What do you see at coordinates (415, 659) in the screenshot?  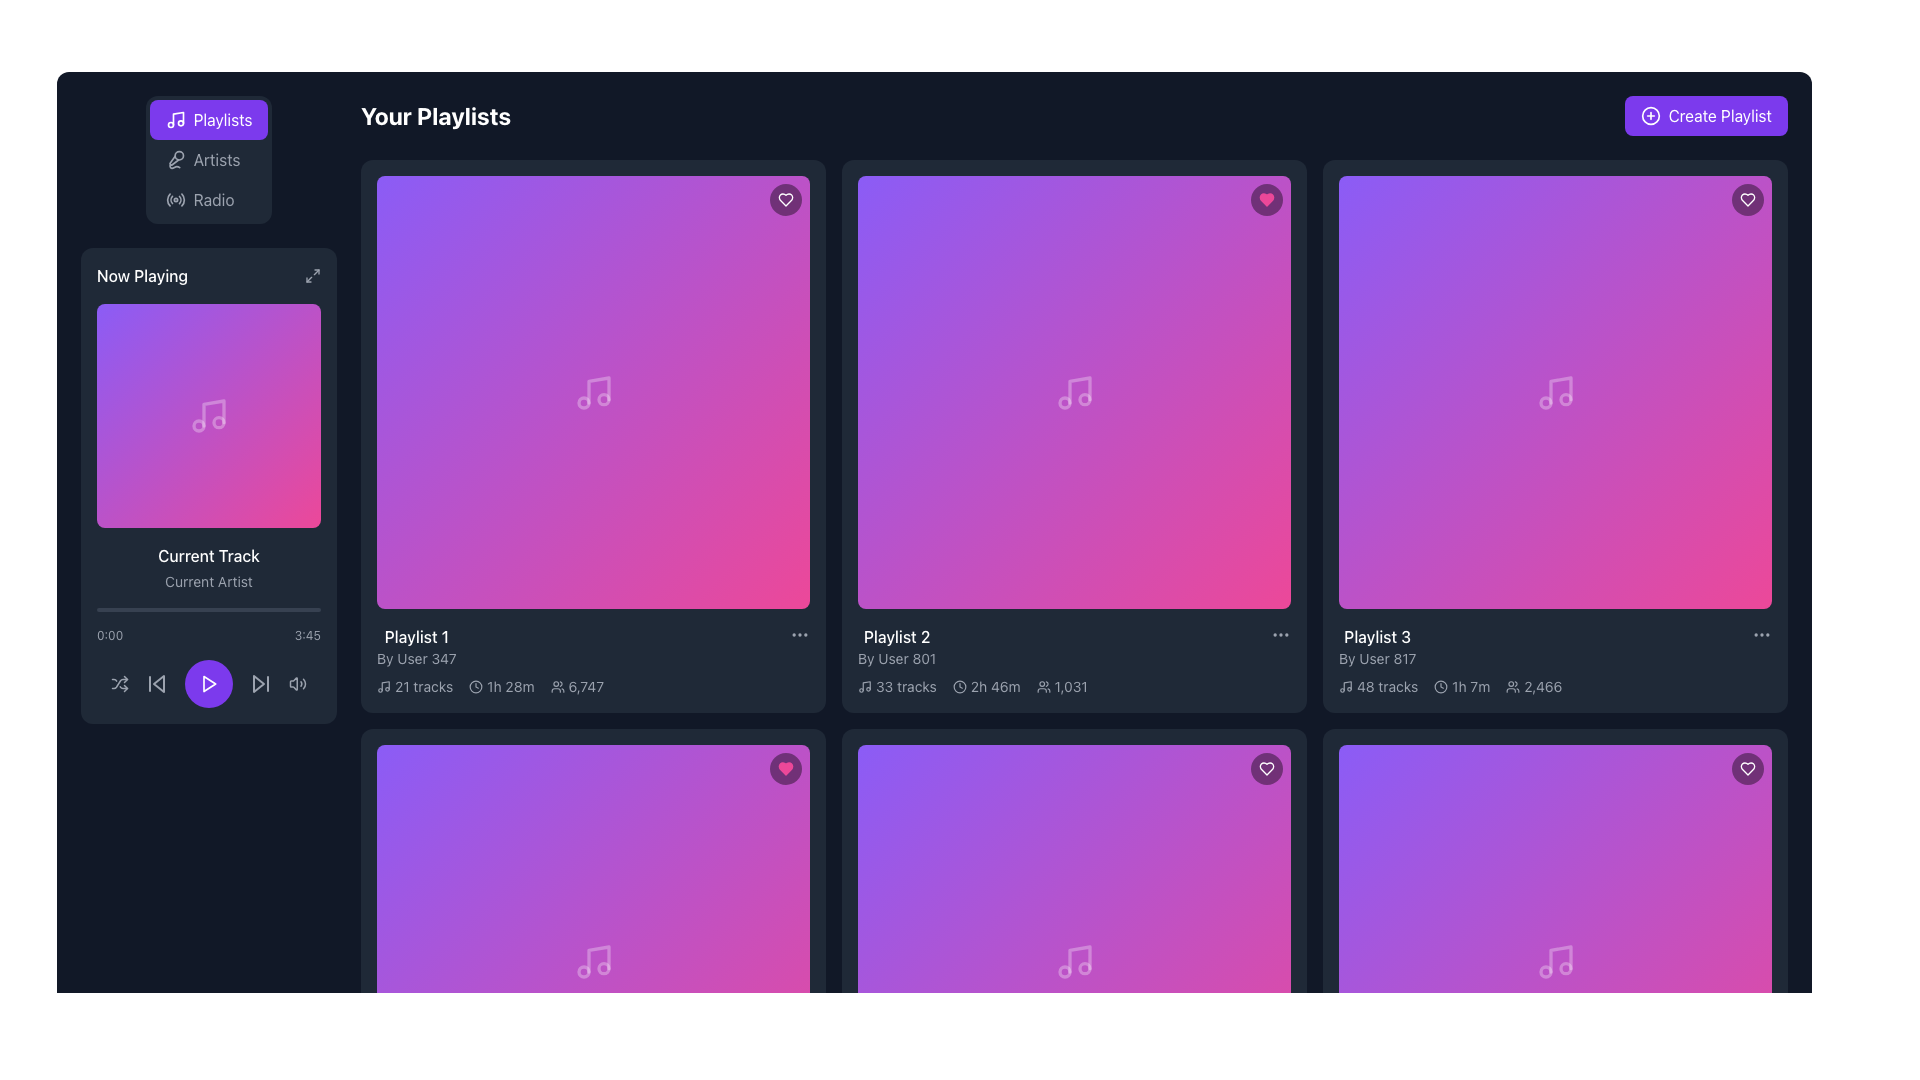 I see `the text label displaying the contributor or creator's name for the playlist, which is positioned below 'Playlist 1' in the left-top grid cell of the playlist list` at bounding box center [415, 659].